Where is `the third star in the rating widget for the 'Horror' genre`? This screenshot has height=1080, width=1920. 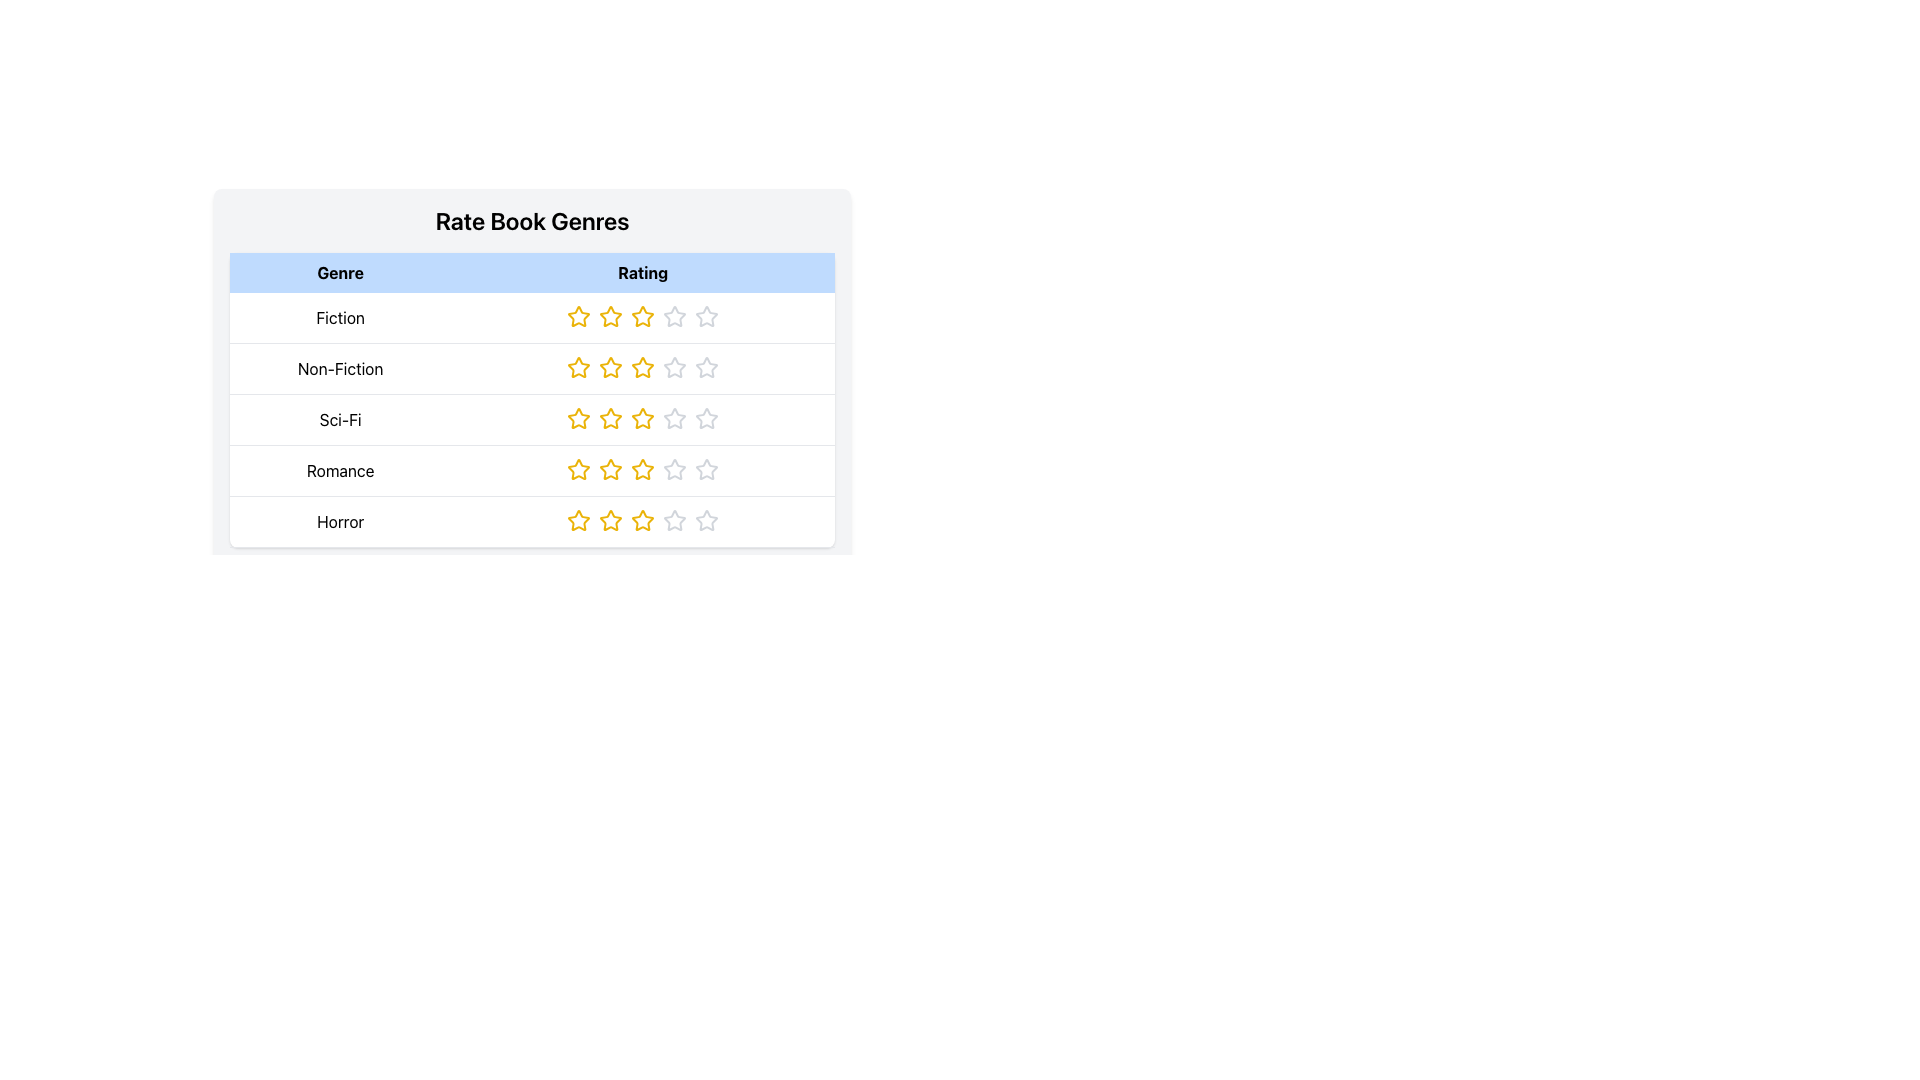 the third star in the rating widget for the 'Horror' genre is located at coordinates (643, 520).